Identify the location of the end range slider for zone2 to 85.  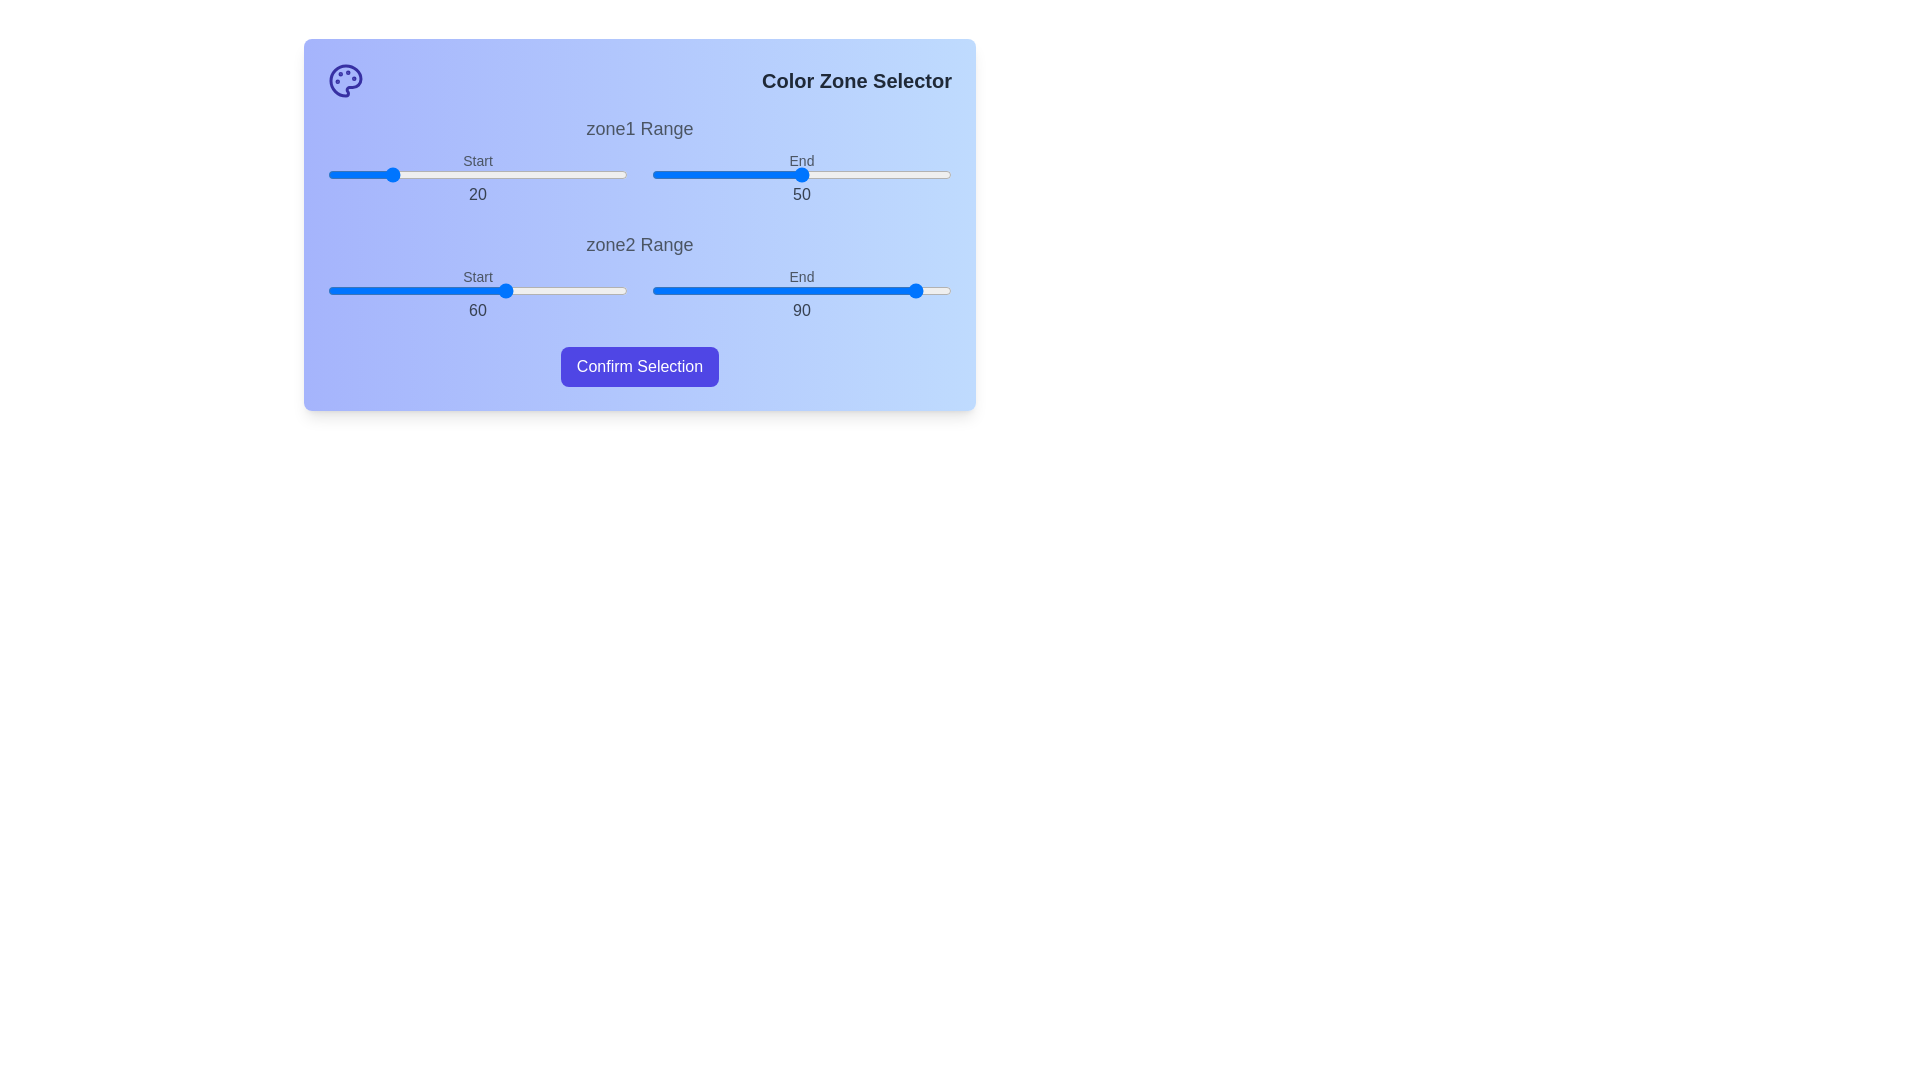
(906, 290).